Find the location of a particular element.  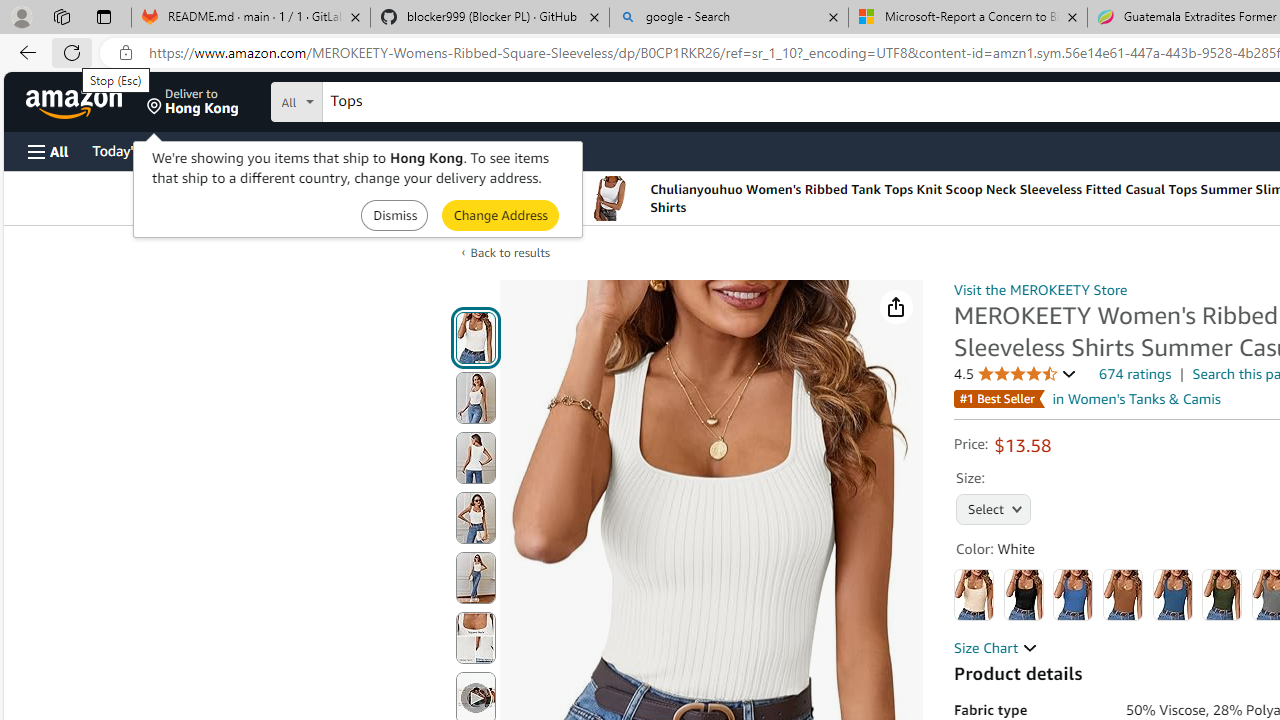

'Size Chart ' is located at coordinates (995, 648).